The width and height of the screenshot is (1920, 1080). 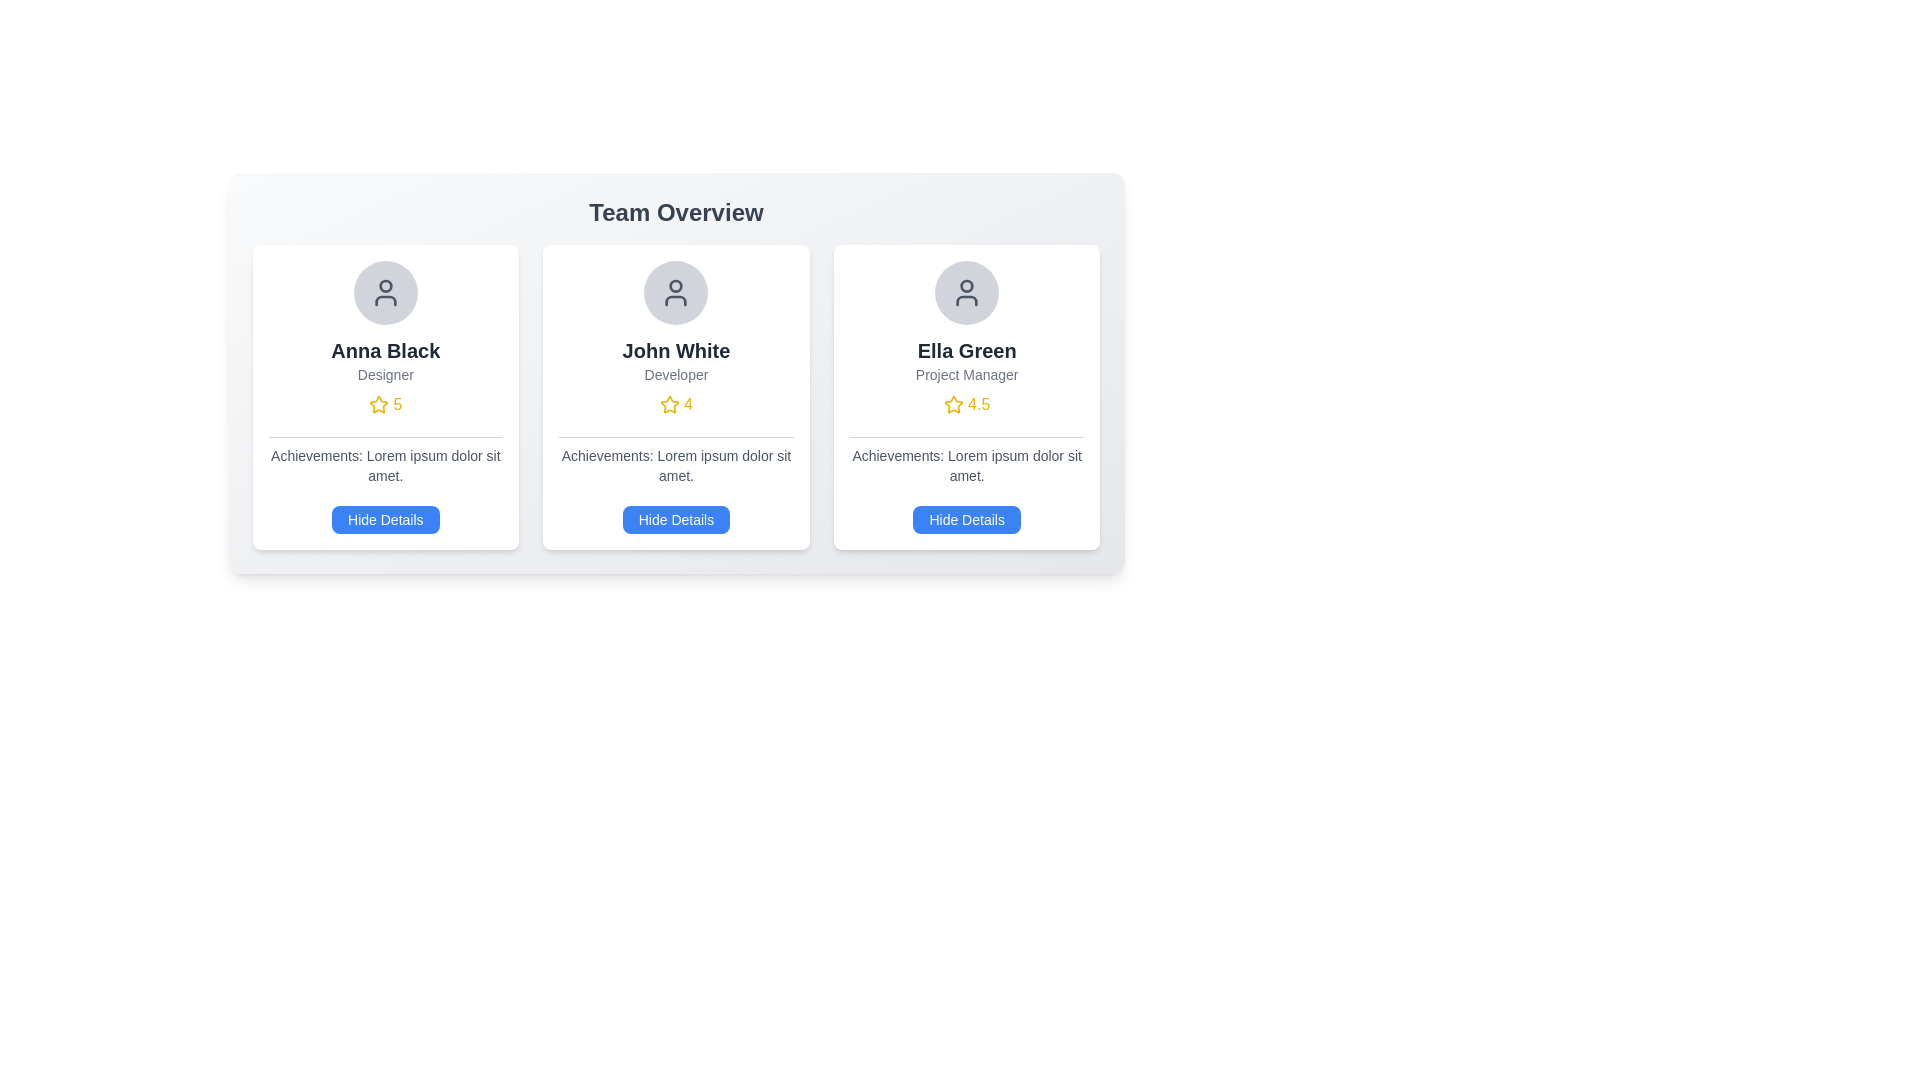 I want to click on the star-shaped icon representing the rating for the 'Ella Green - Project Manager' profile, which is located beneath the job title and to the left of the numerical rating (4.5), so click(x=953, y=405).